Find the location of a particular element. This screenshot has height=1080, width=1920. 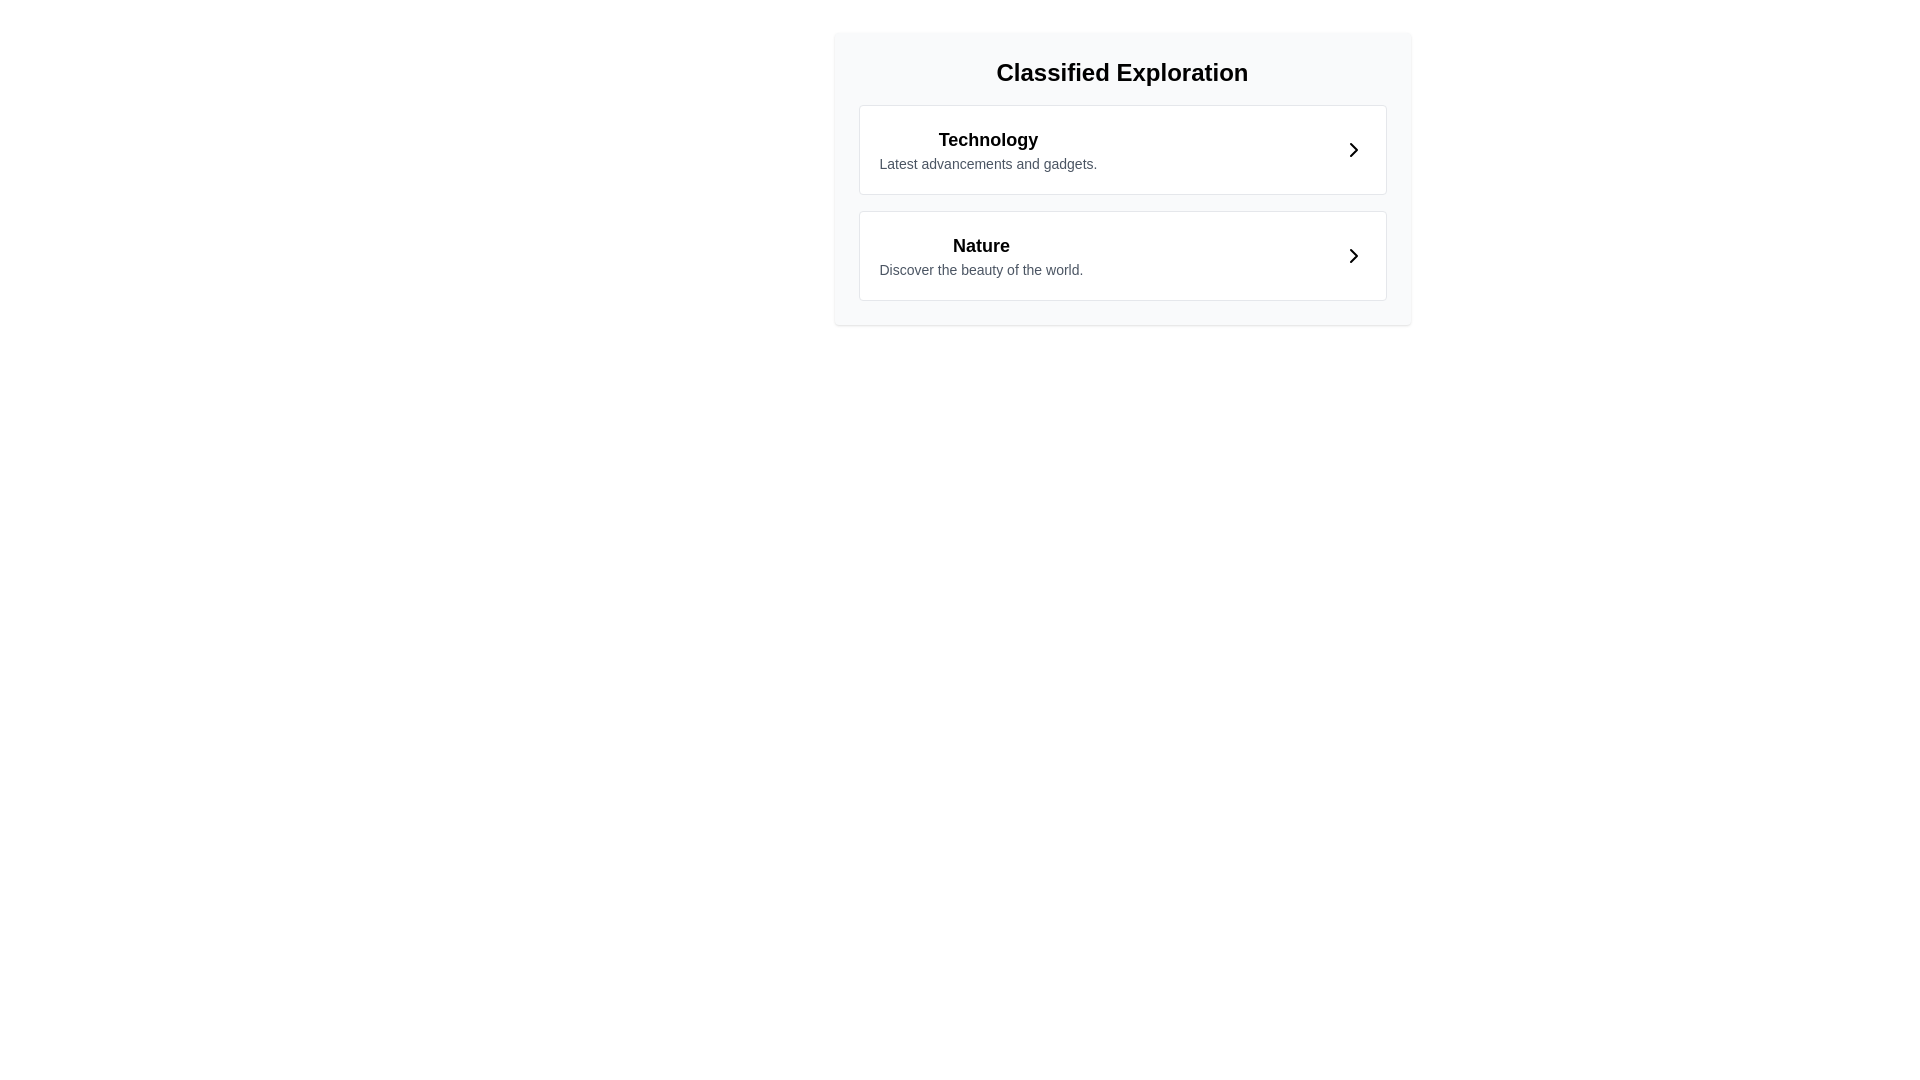

the descriptive text label providing context for the topic 'Nature', positioned beneath the heading in the 'Classified Exploration' section is located at coordinates (981, 270).